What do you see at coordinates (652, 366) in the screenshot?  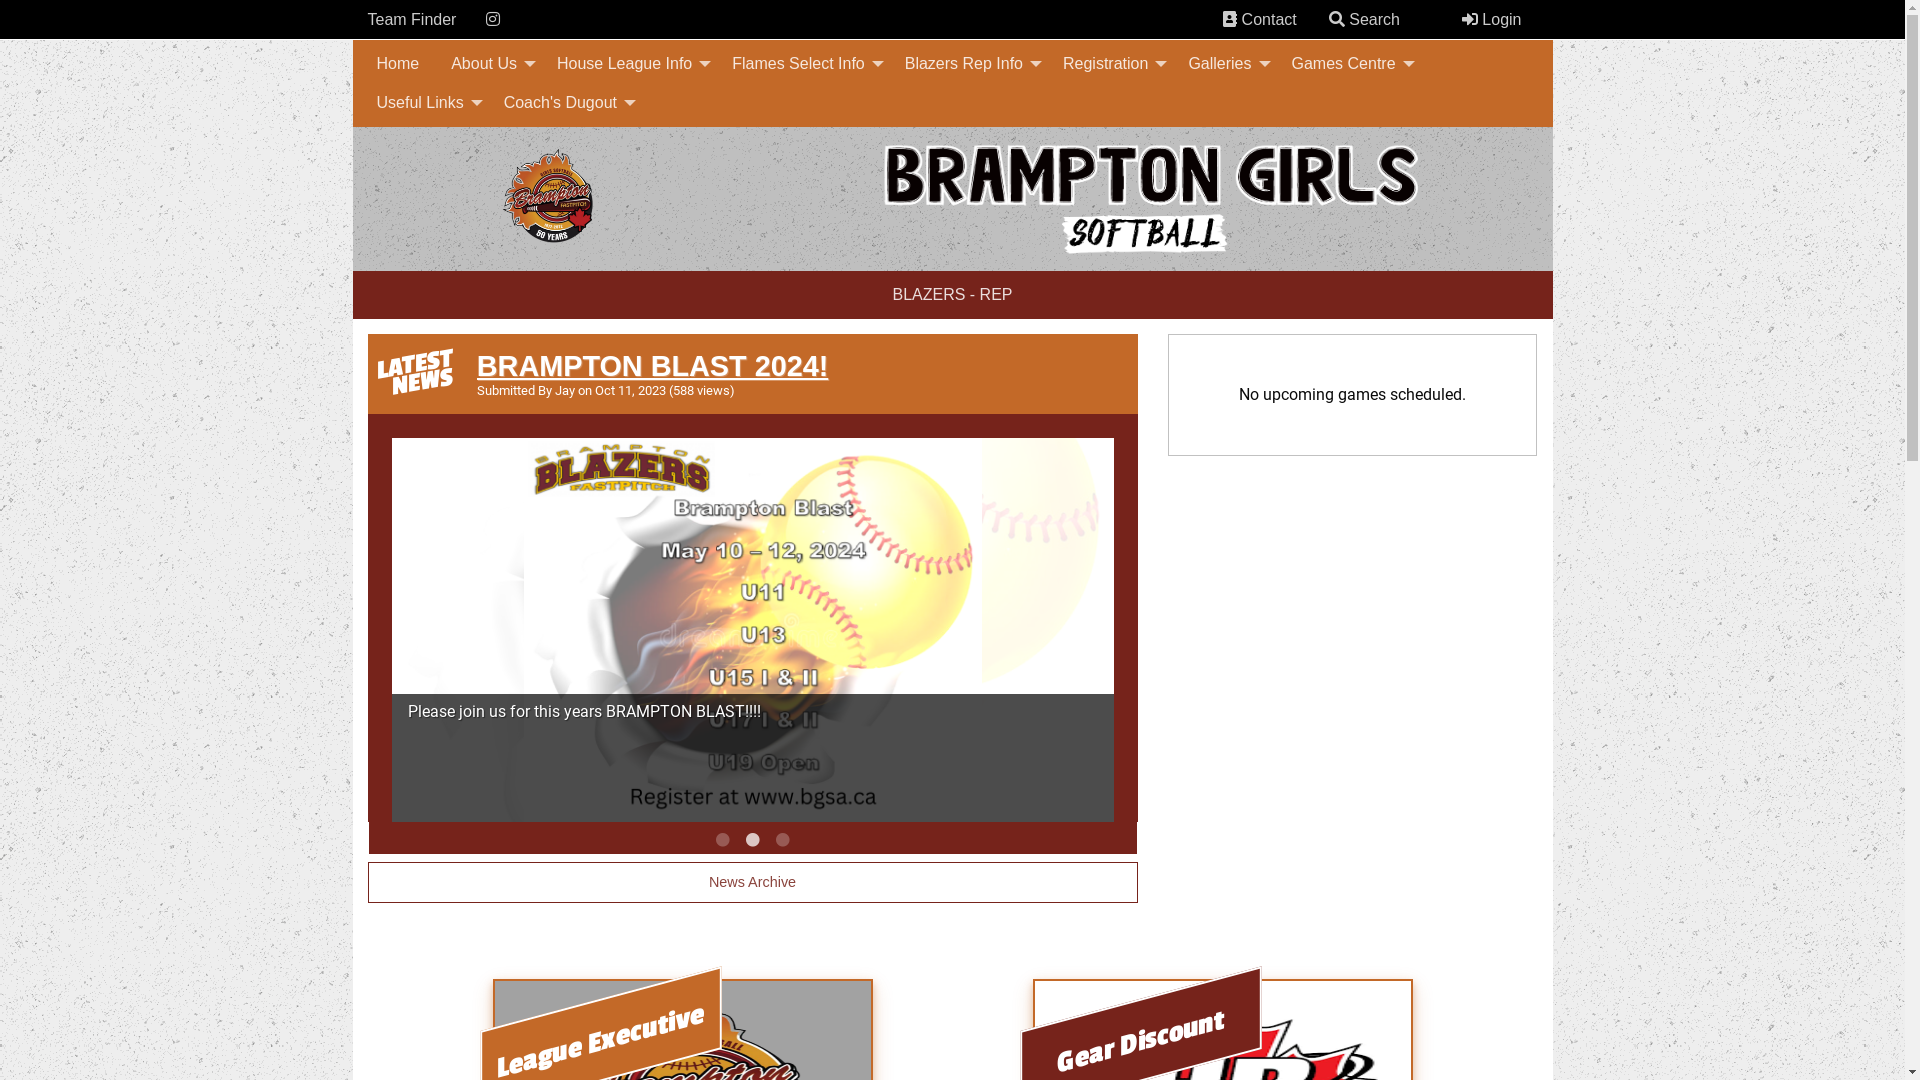 I see `'BRAMPTON BLAST 2024!'` at bounding box center [652, 366].